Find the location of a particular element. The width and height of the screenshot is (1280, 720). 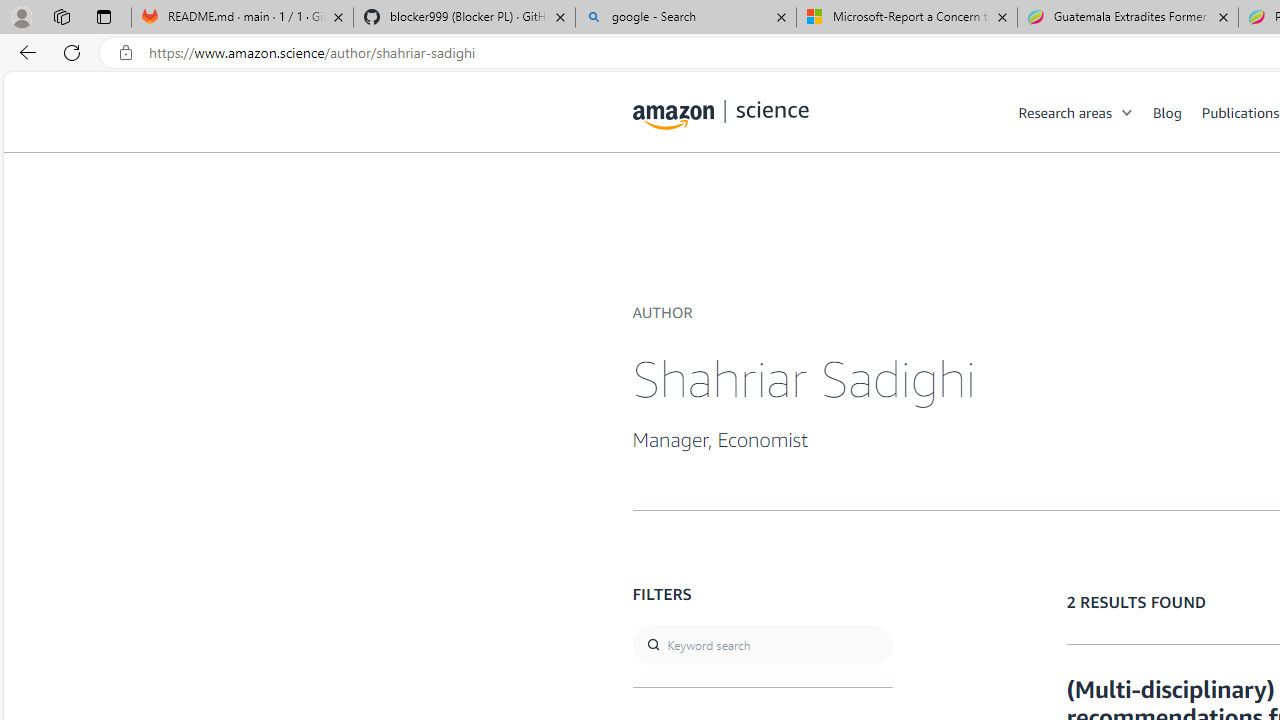

'Research areas' is located at coordinates (1085, 111).